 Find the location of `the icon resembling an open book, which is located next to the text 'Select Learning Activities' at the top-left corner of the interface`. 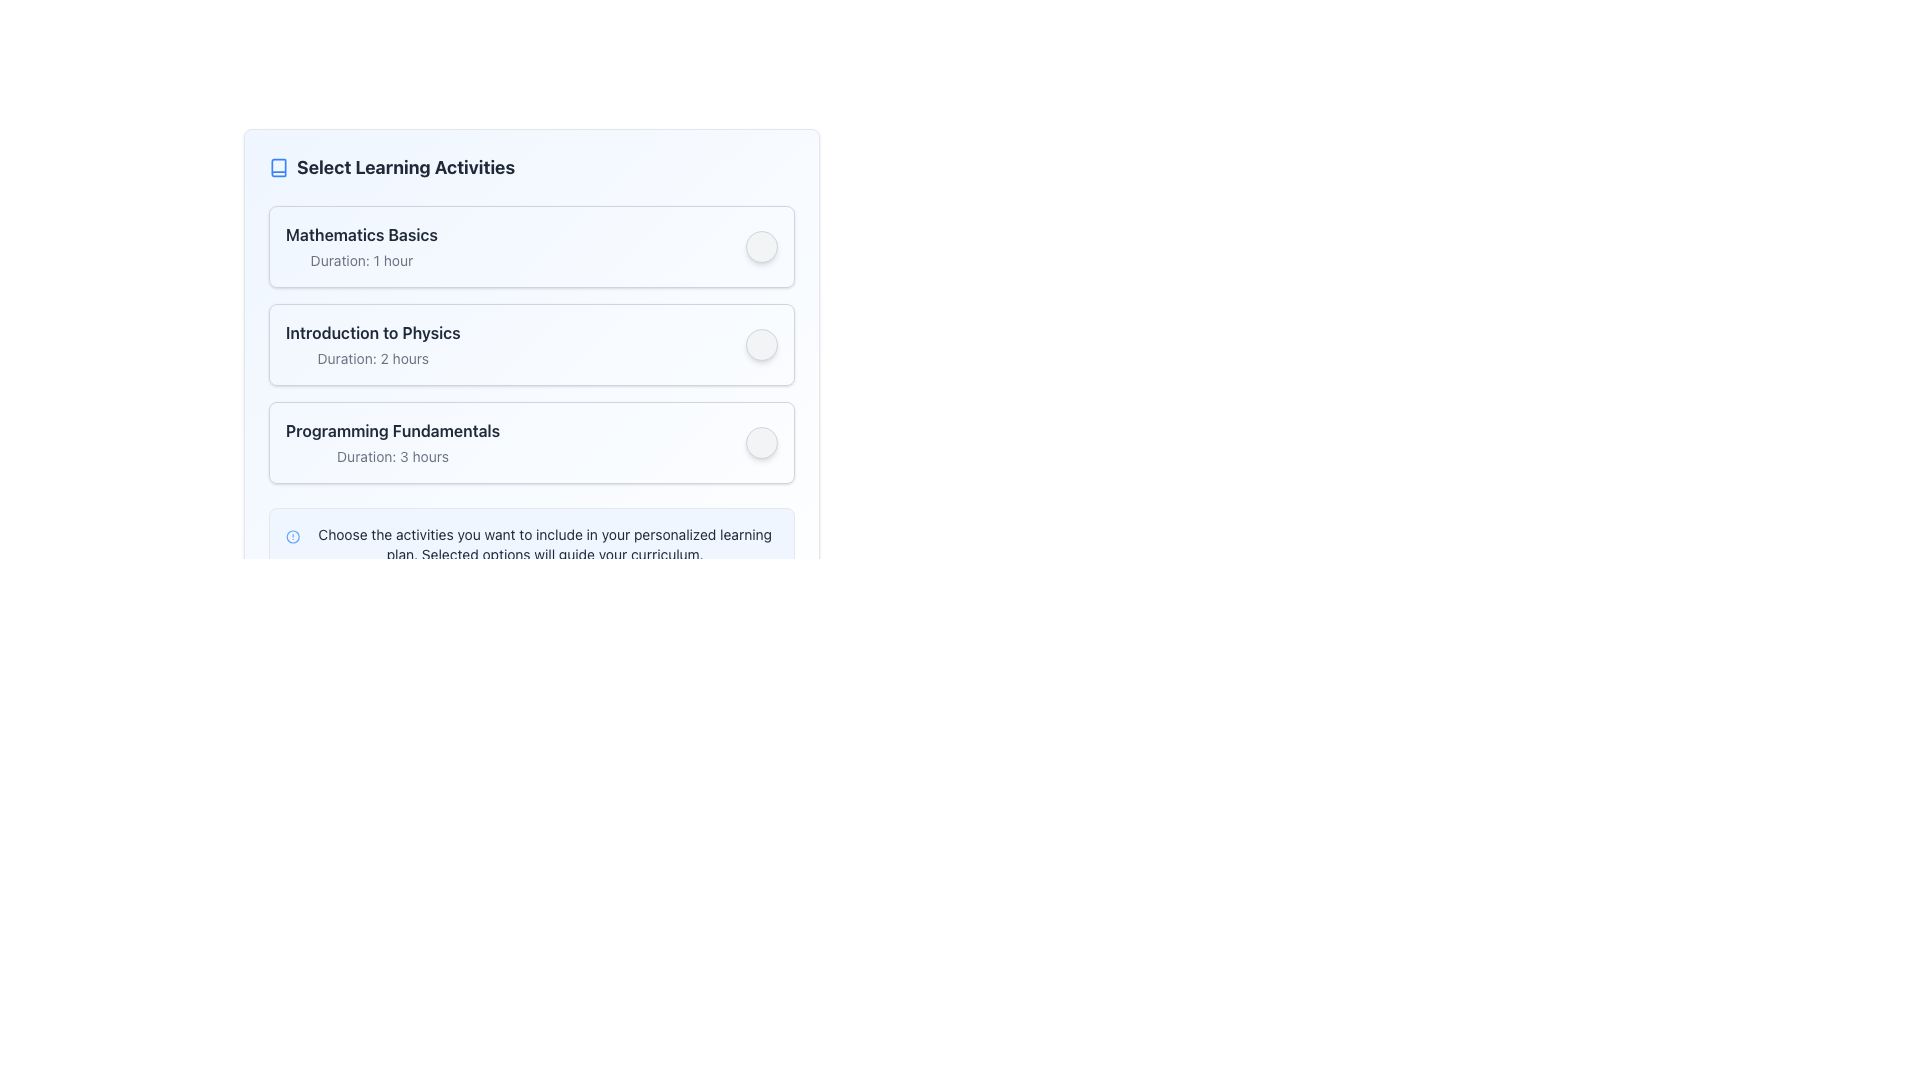

the icon resembling an open book, which is located next to the text 'Select Learning Activities' at the top-left corner of the interface is located at coordinates (277, 167).